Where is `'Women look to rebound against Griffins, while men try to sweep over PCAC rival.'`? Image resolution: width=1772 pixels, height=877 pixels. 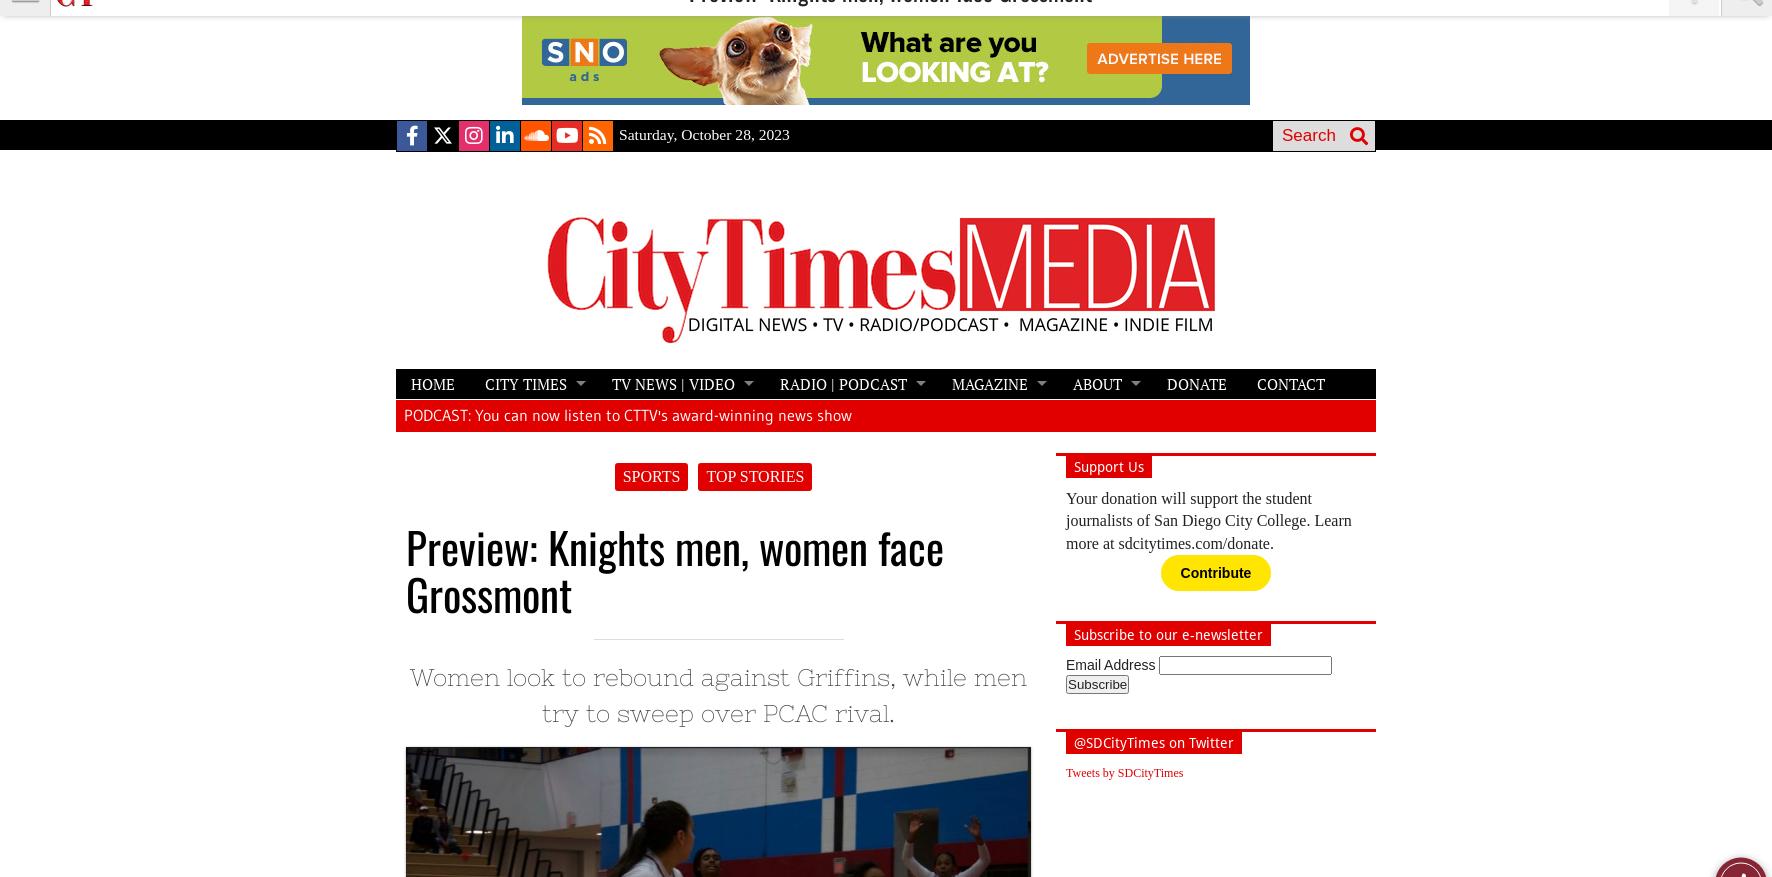
'Women look to rebound against Griffins, while men try to sweep over PCAC rival.' is located at coordinates (717, 694).